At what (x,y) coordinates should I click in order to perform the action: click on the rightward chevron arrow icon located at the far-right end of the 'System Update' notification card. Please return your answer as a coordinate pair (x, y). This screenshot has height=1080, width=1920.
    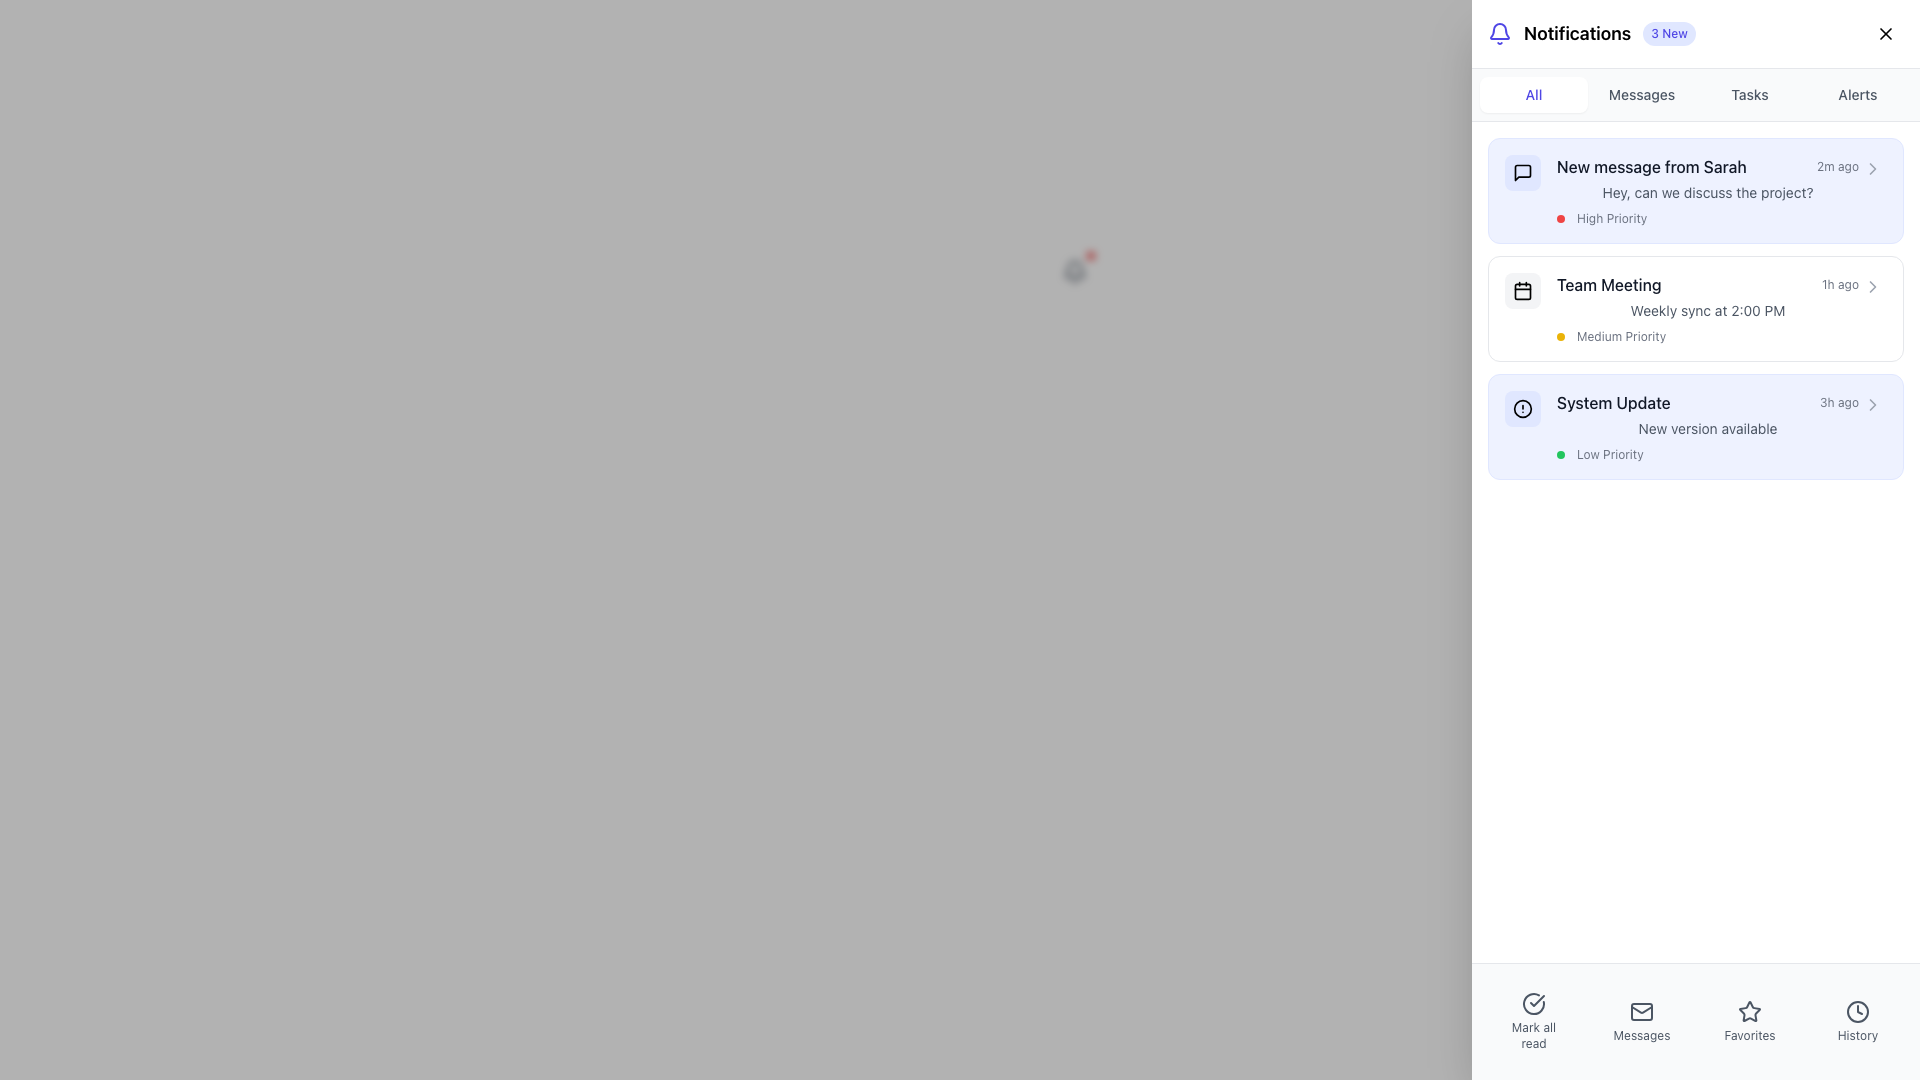
    Looking at the image, I should click on (1871, 286).